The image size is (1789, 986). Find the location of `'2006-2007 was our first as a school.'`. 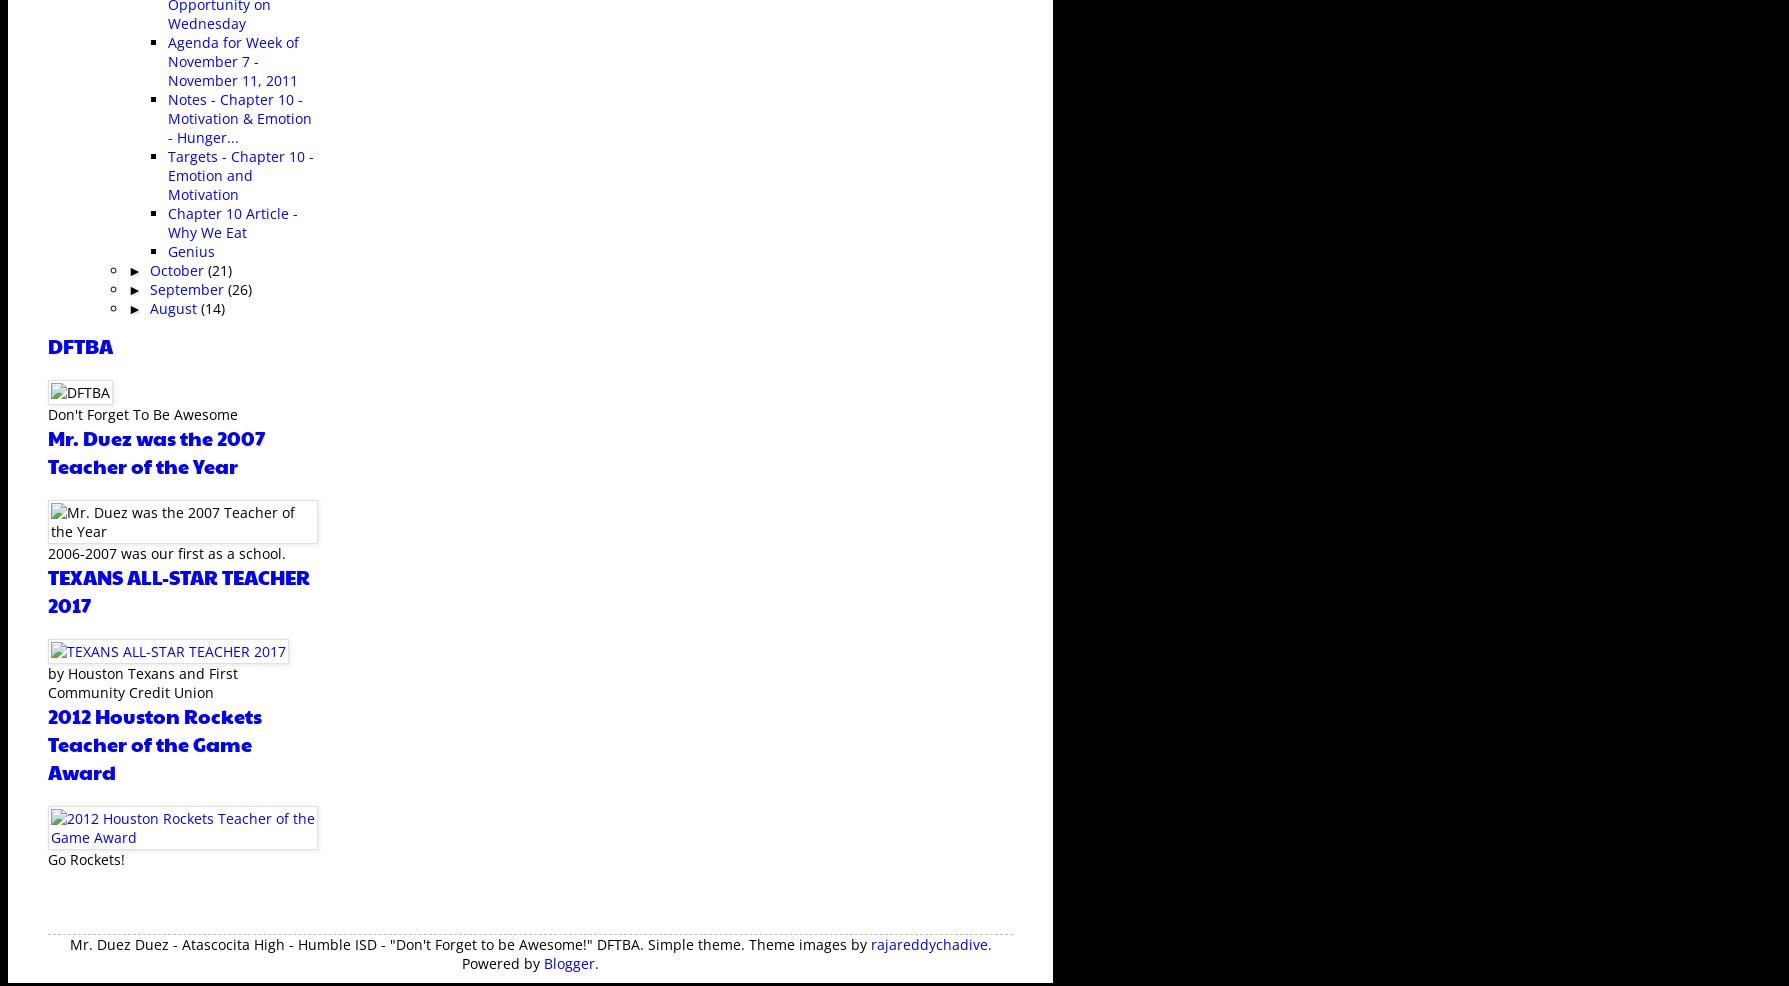

'2006-2007 was our first as a school.' is located at coordinates (166, 551).